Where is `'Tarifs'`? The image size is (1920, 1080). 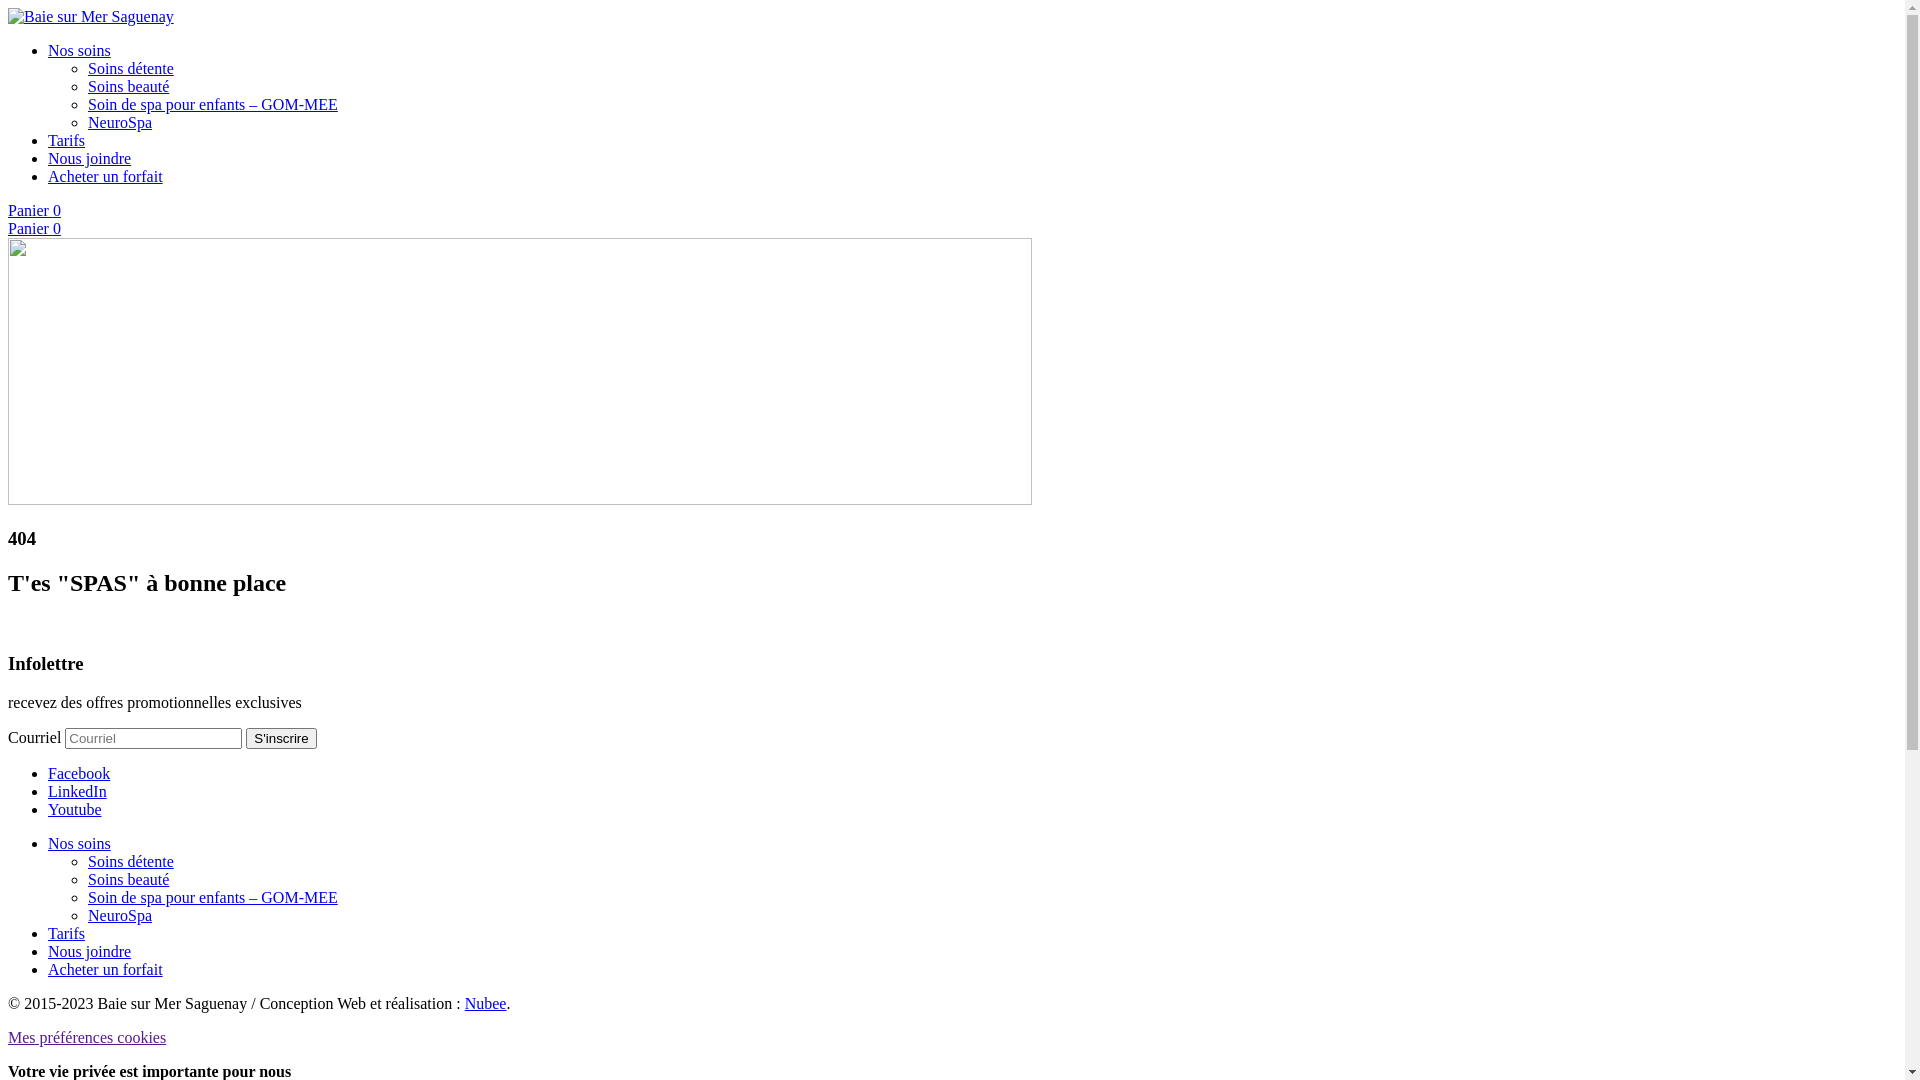
'Tarifs' is located at coordinates (48, 139).